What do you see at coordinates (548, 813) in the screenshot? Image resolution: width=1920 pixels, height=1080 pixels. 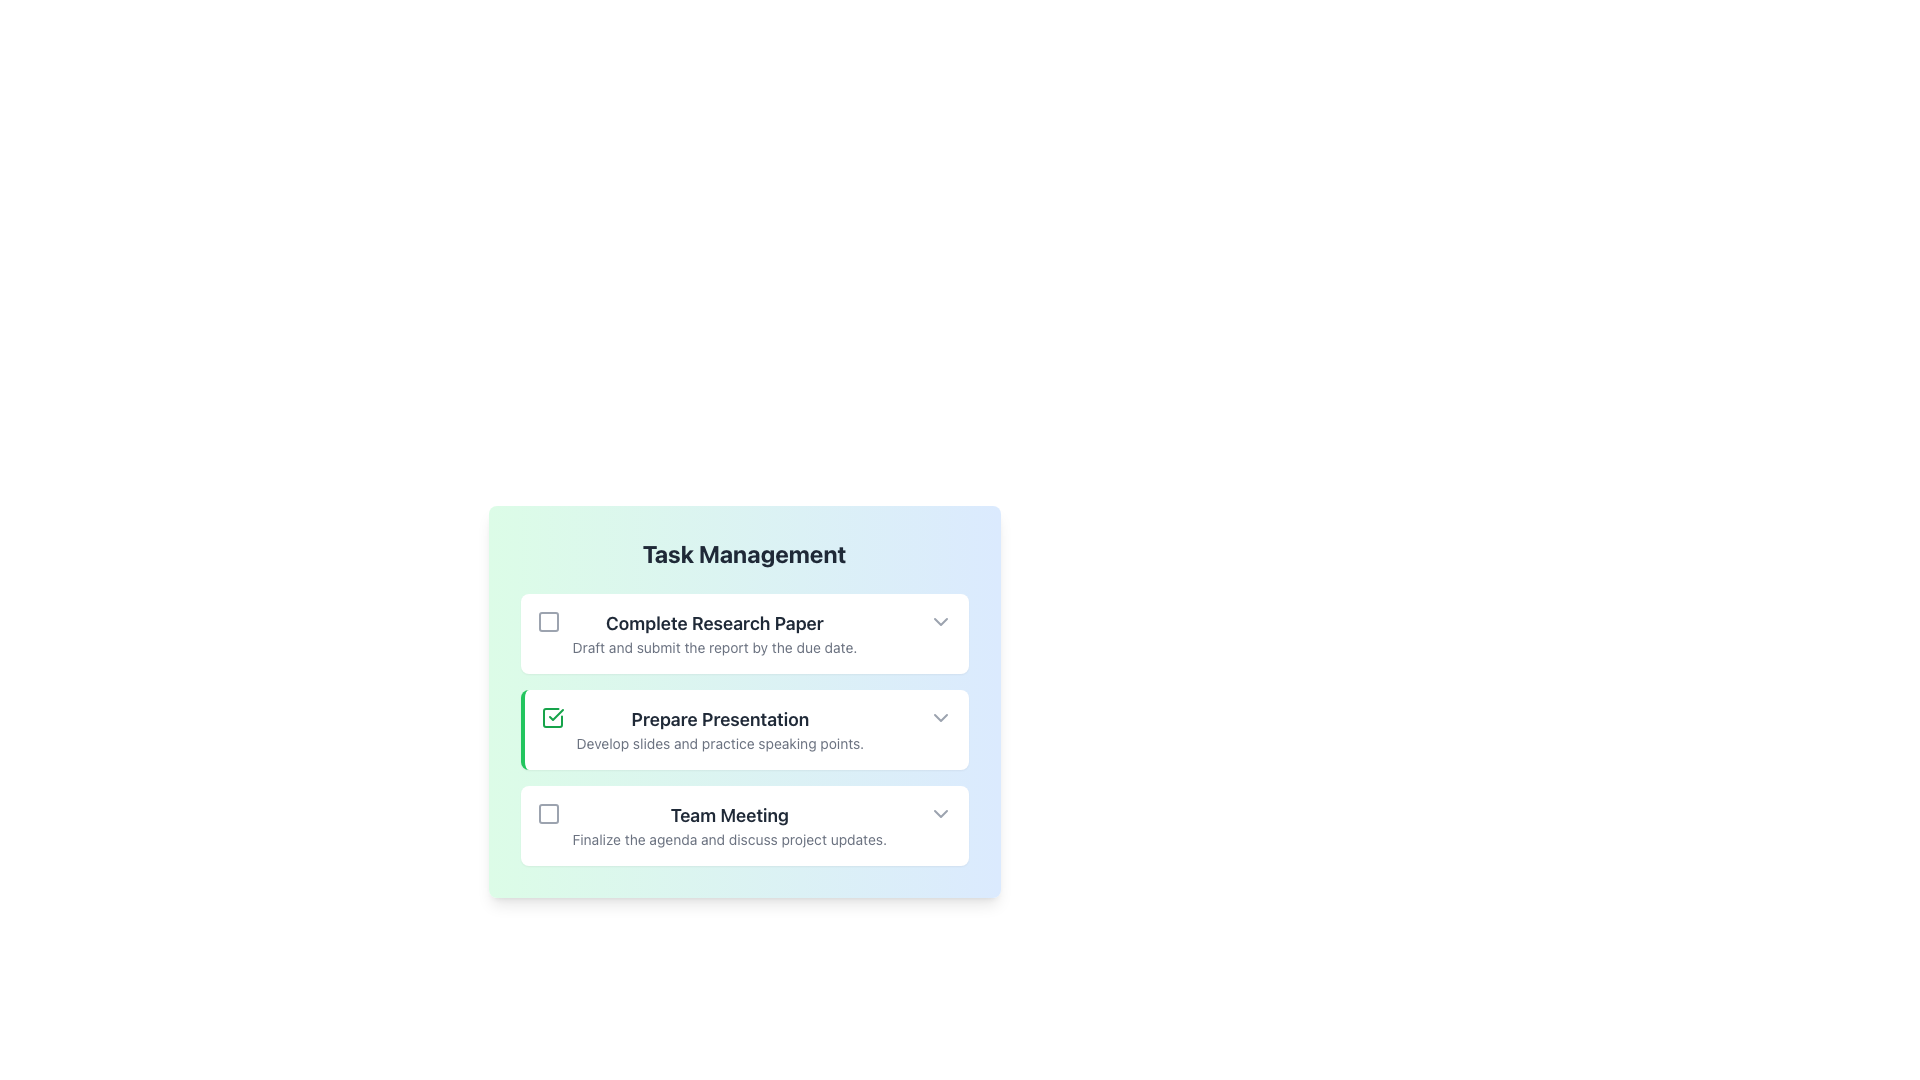 I see `the unchecked checkbox located to the left of the 'Team Meeting' task` at bounding box center [548, 813].